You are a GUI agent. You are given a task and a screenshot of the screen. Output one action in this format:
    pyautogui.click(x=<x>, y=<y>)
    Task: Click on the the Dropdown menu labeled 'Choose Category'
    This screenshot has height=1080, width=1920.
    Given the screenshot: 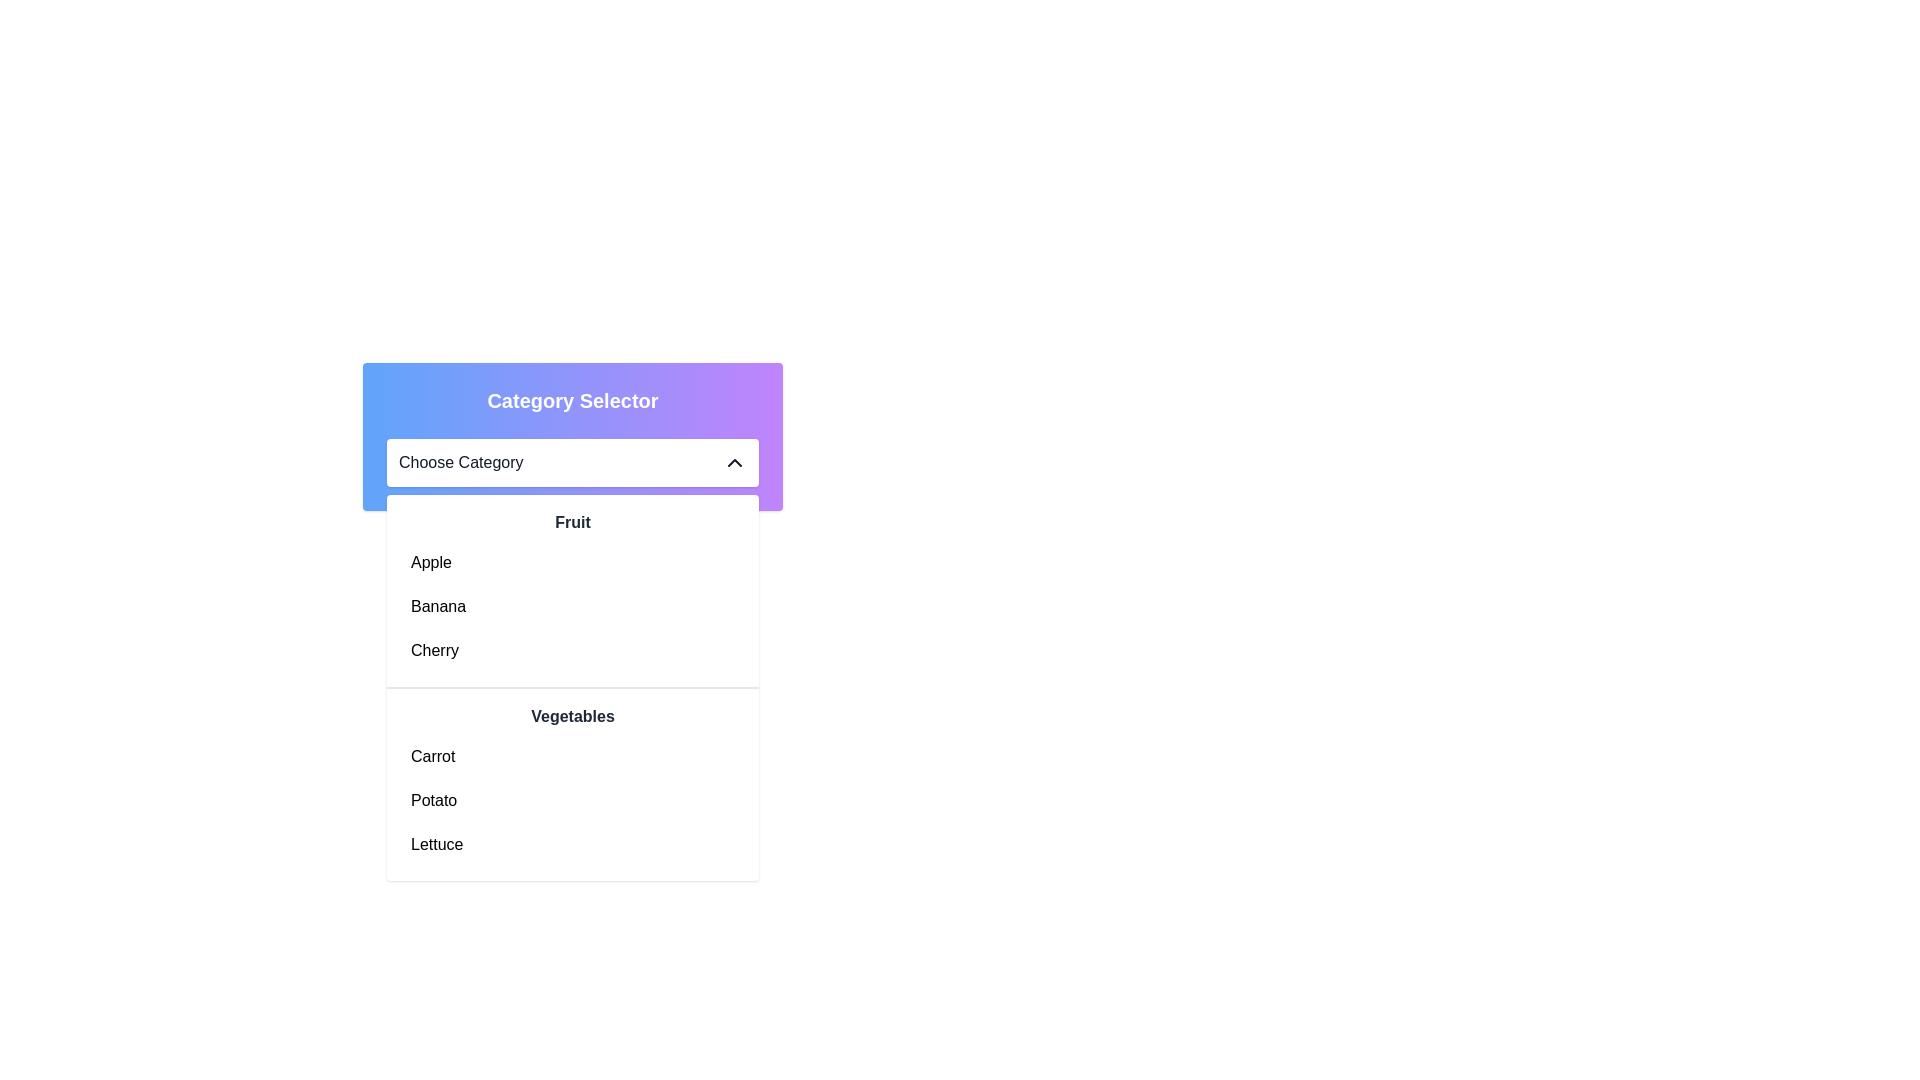 What is the action you would take?
    pyautogui.click(x=571, y=462)
    